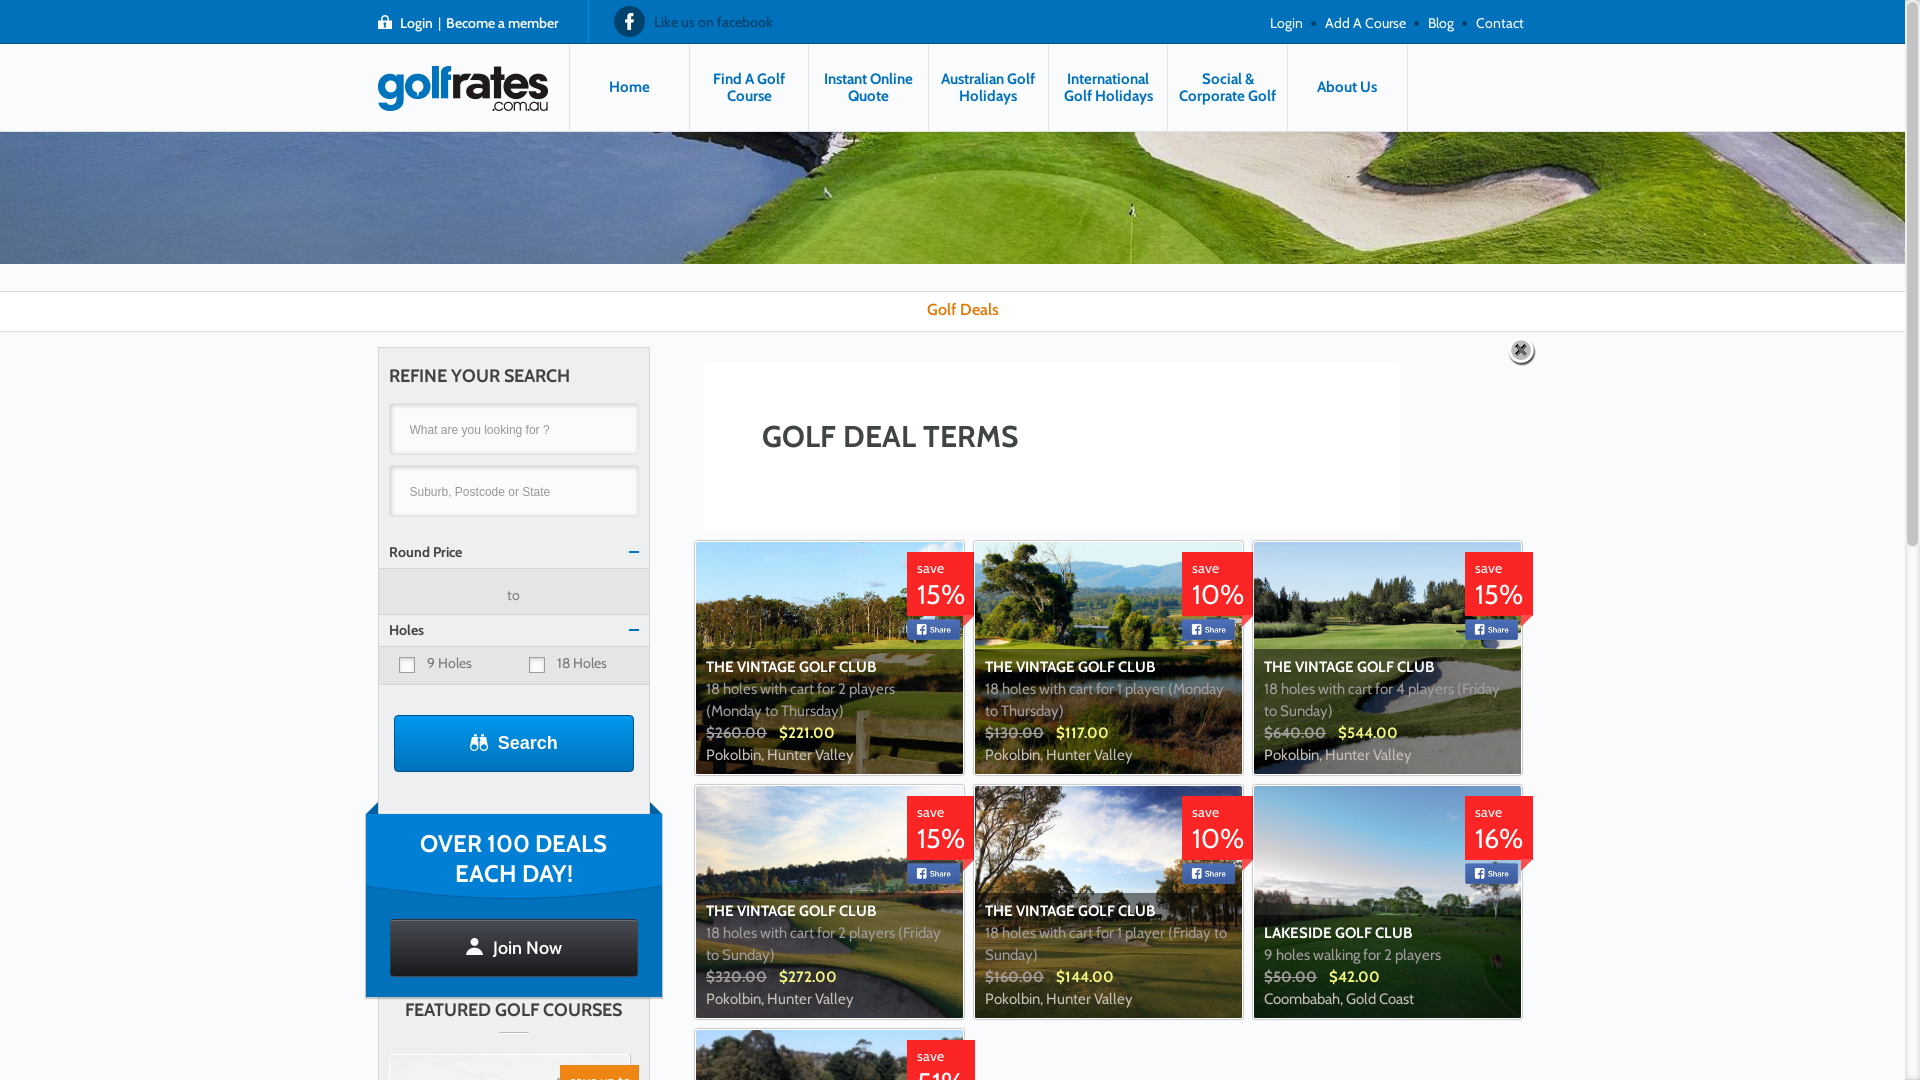 The width and height of the screenshot is (1920, 1080). What do you see at coordinates (502, 21) in the screenshot?
I see `'Become a member'` at bounding box center [502, 21].